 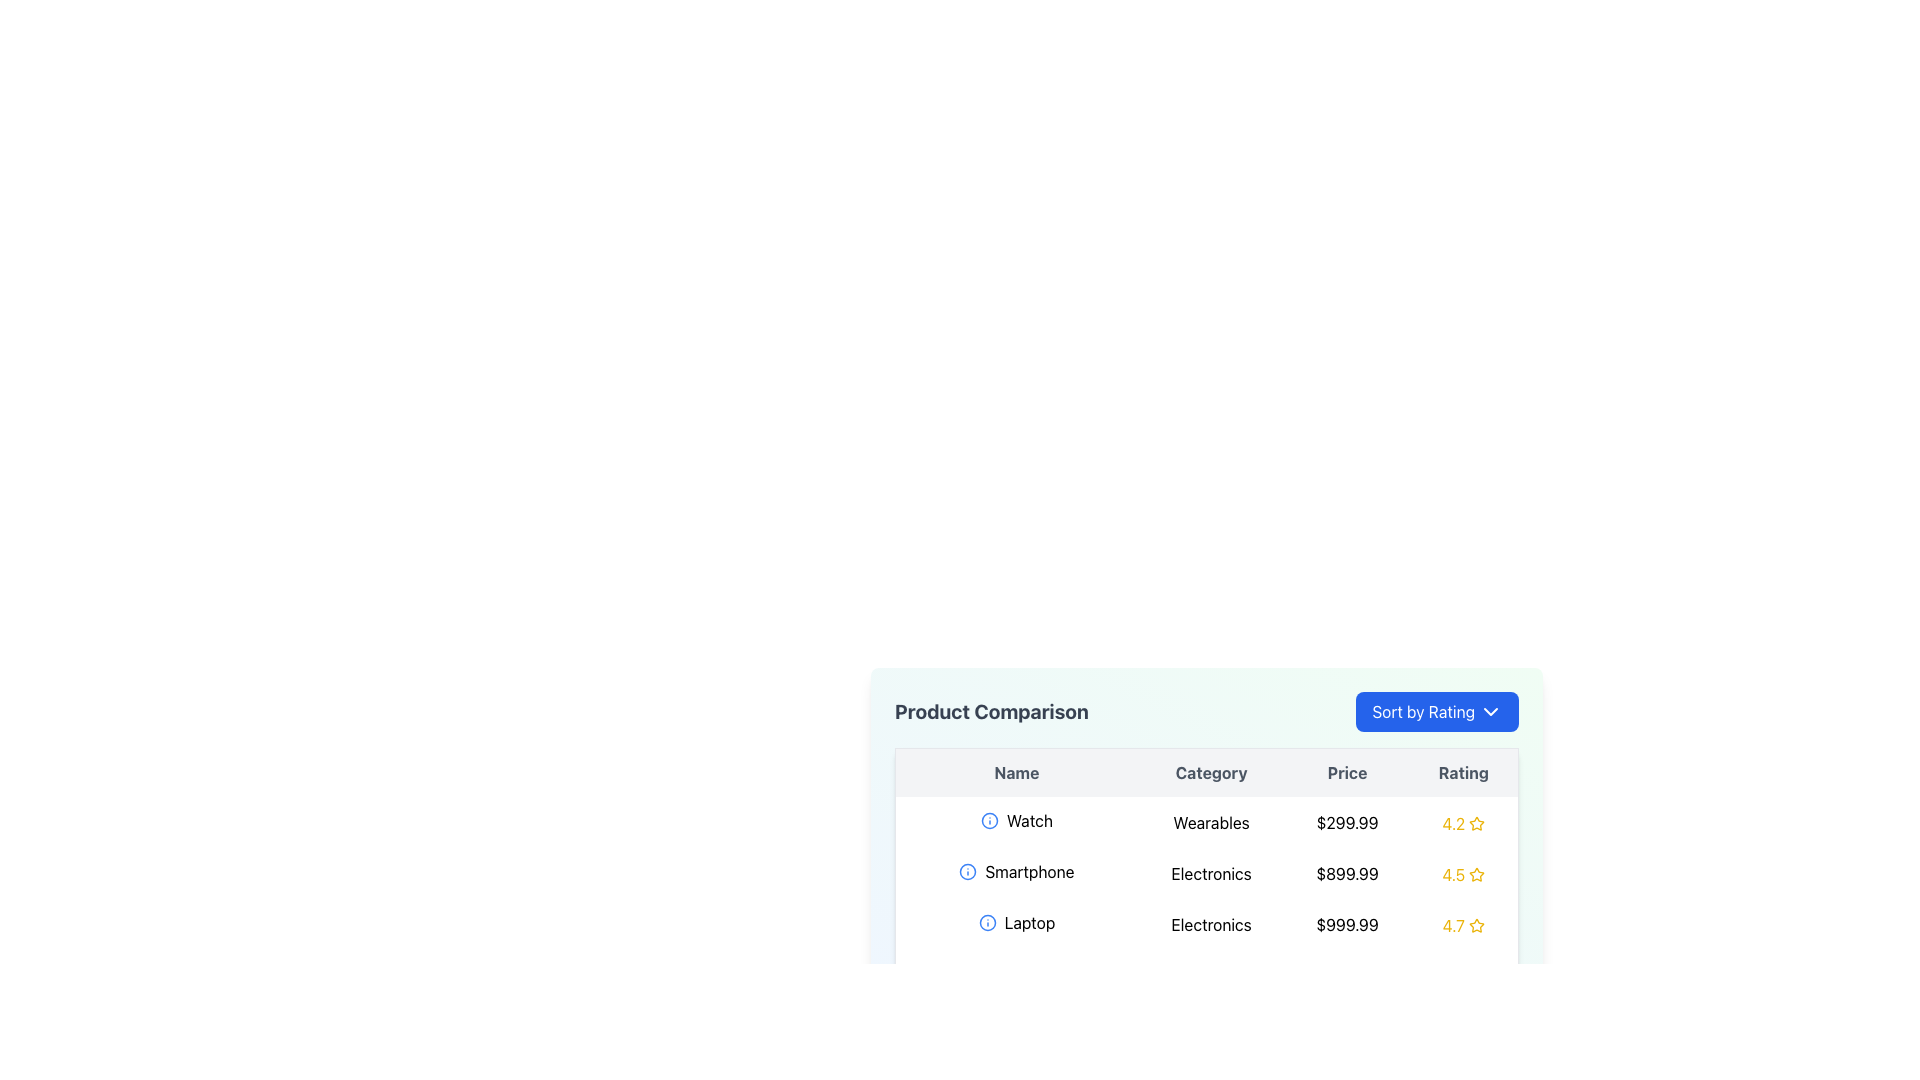 What do you see at coordinates (1347, 771) in the screenshot?
I see `the 'Price' text label header, which is the third column in the table, located between 'Category' and 'Rating'` at bounding box center [1347, 771].